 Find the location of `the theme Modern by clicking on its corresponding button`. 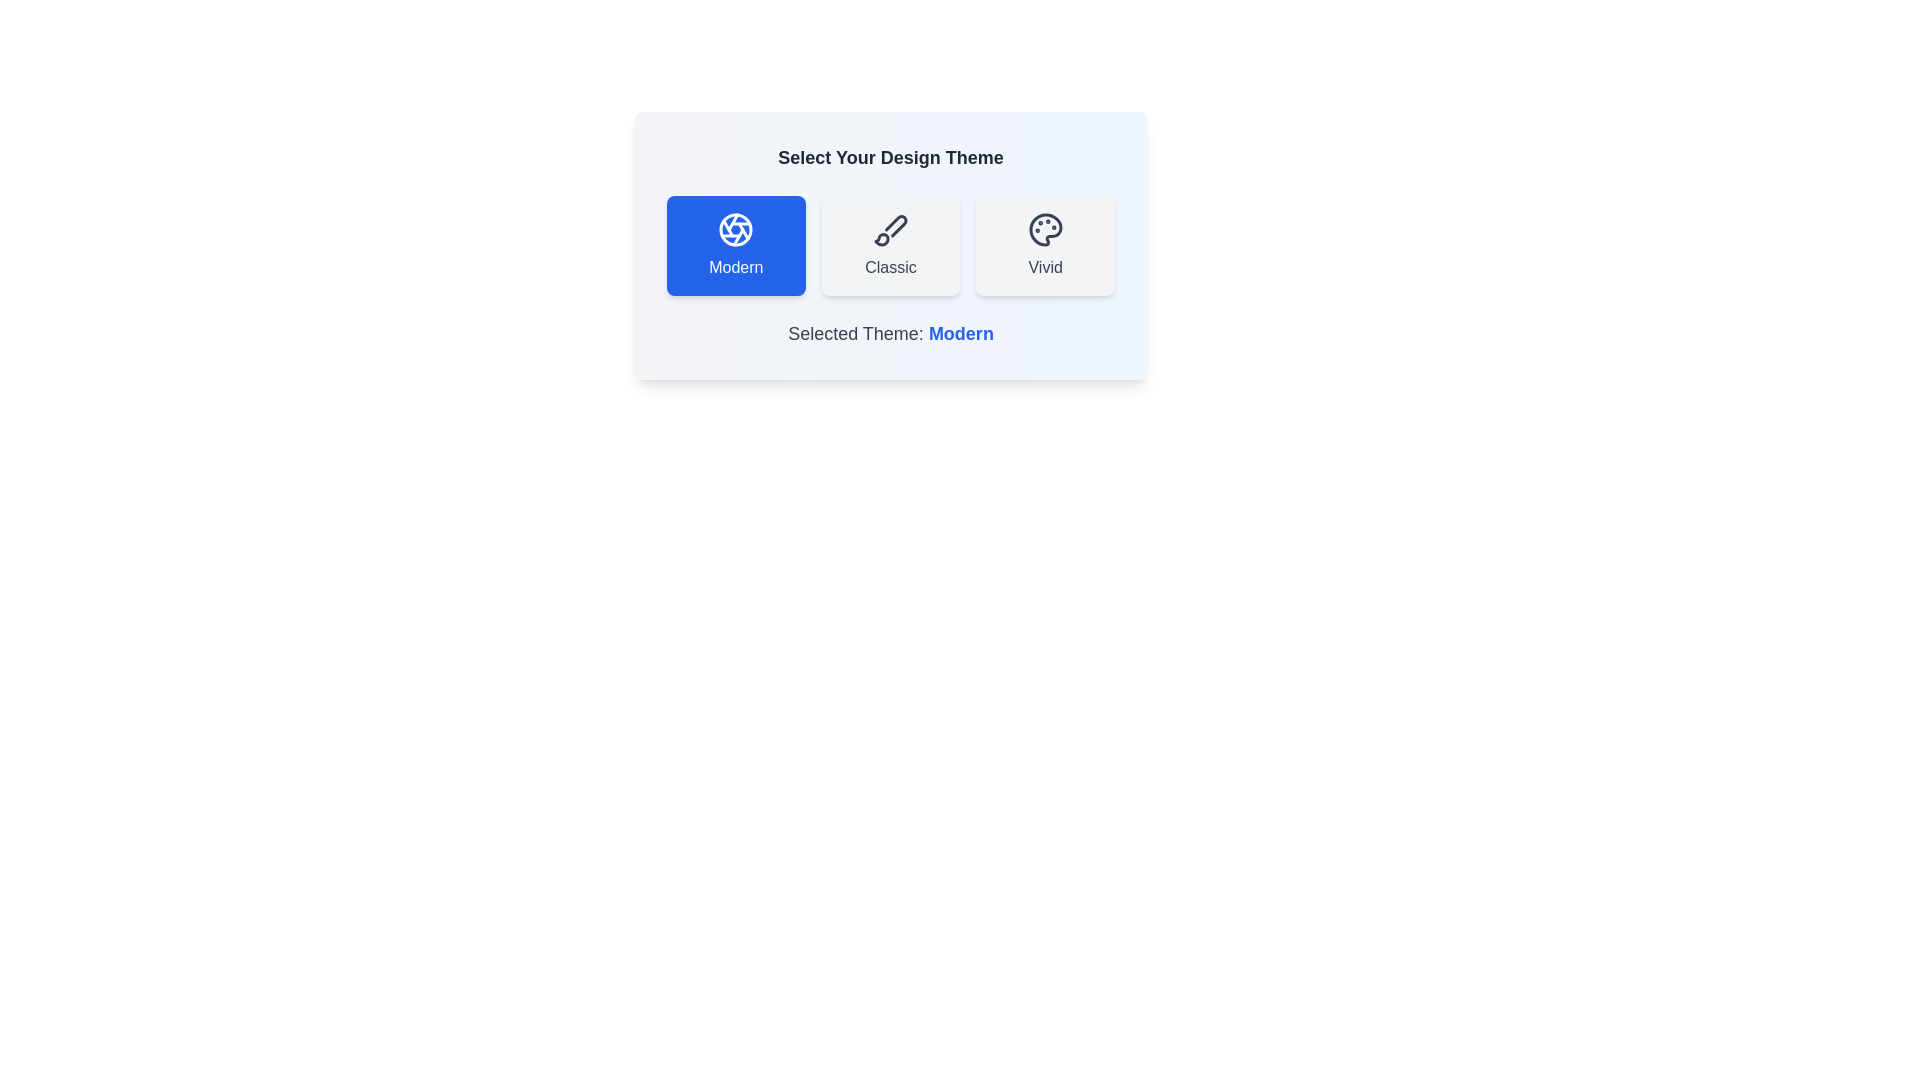

the theme Modern by clicking on its corresponding button is located at coordinates (734, 245).